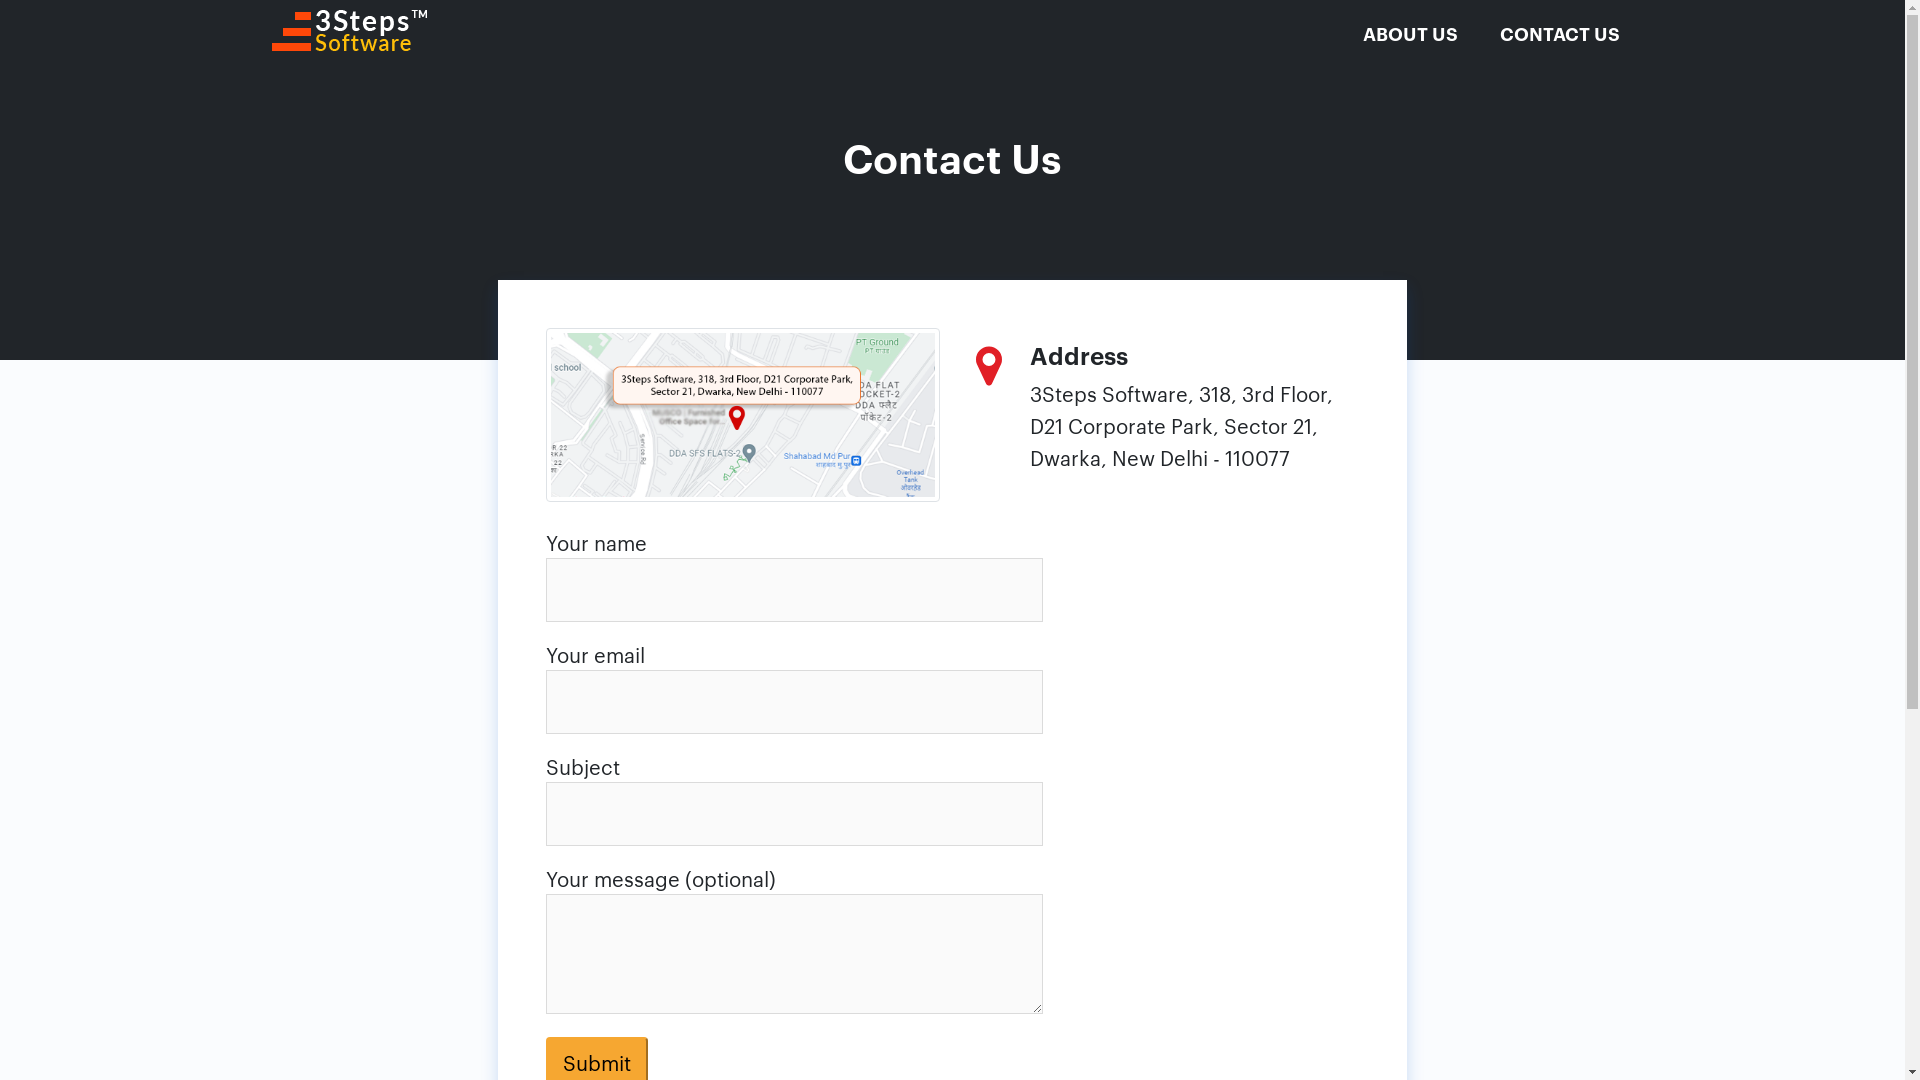 This screenshot has width=1920, height=1080. Describe the element at coordinates (1483, 33) in the screenshot. I see `'CONTACT US'` at that location.